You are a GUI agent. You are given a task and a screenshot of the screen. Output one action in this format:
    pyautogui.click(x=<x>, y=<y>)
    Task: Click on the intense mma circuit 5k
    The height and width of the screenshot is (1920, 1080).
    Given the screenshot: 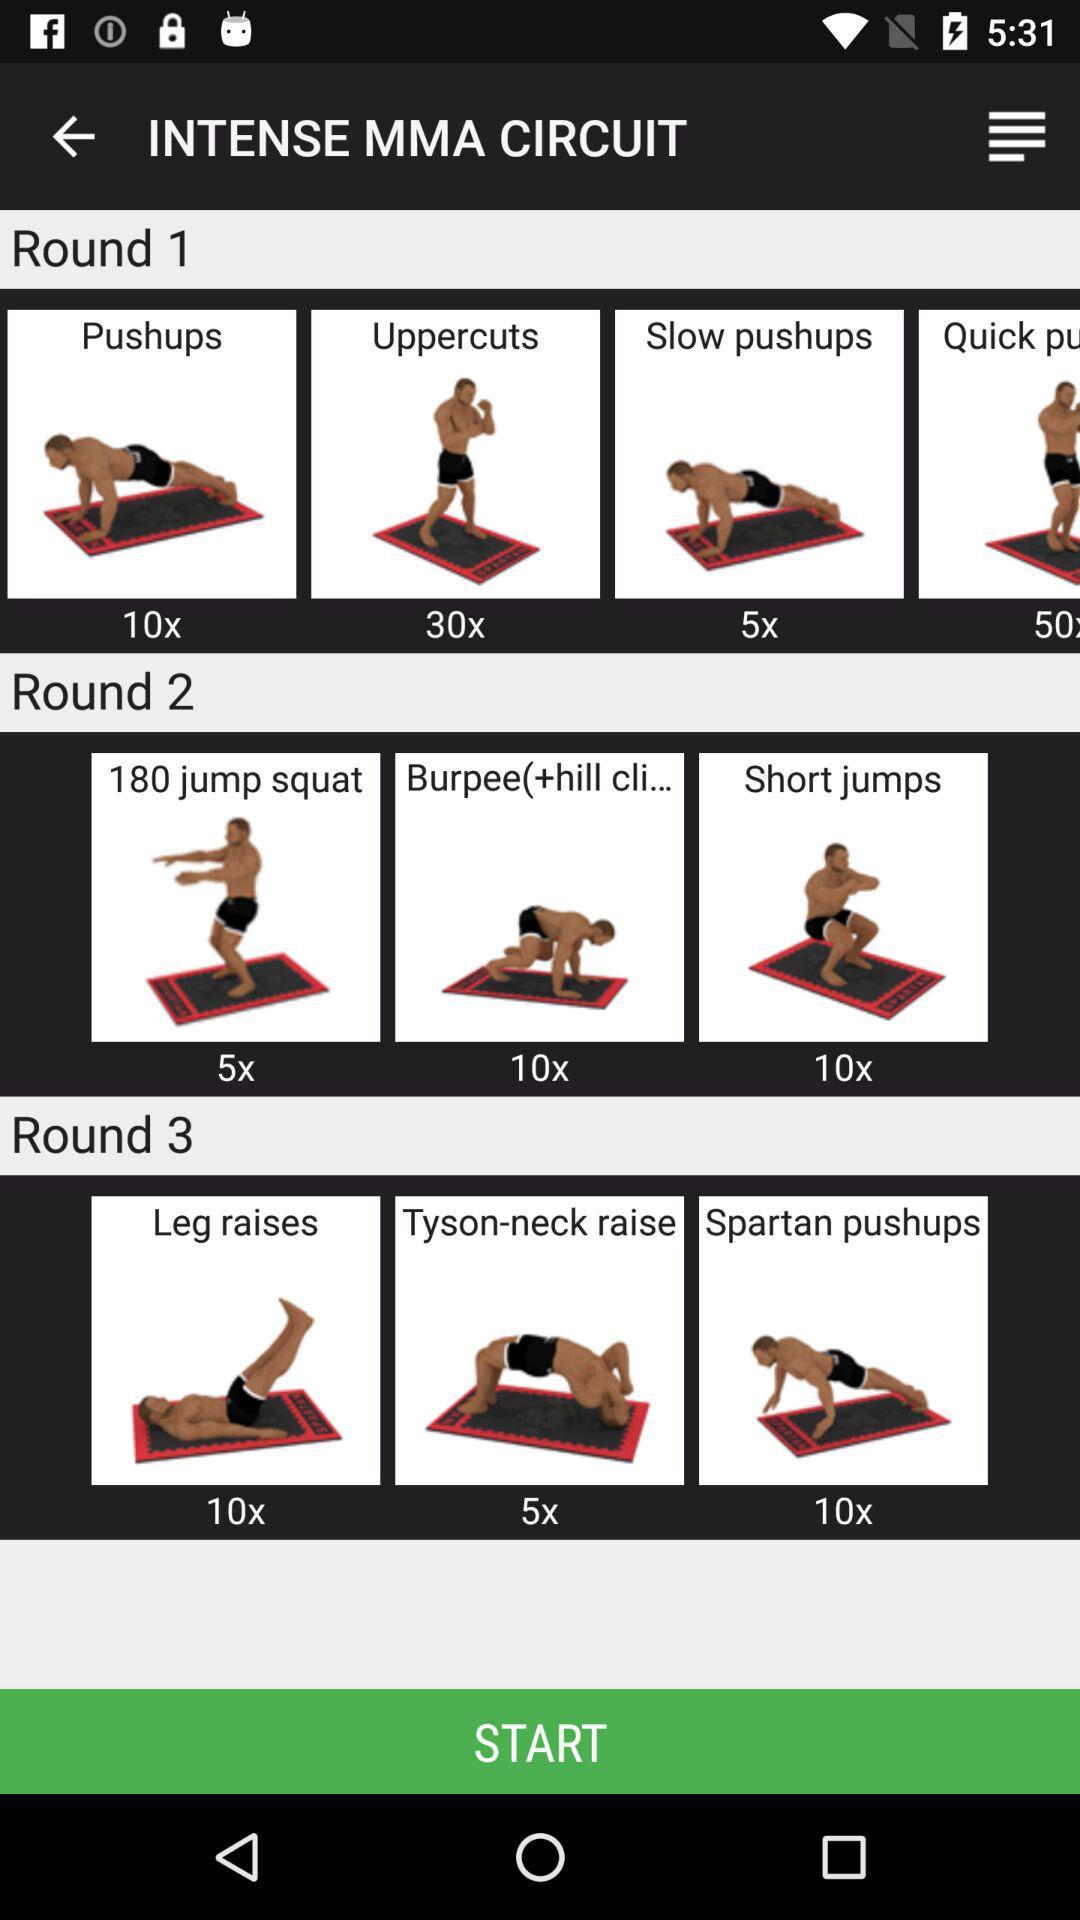 What is the action you would take?
    pyautogui.click(x=234, y=920)
    